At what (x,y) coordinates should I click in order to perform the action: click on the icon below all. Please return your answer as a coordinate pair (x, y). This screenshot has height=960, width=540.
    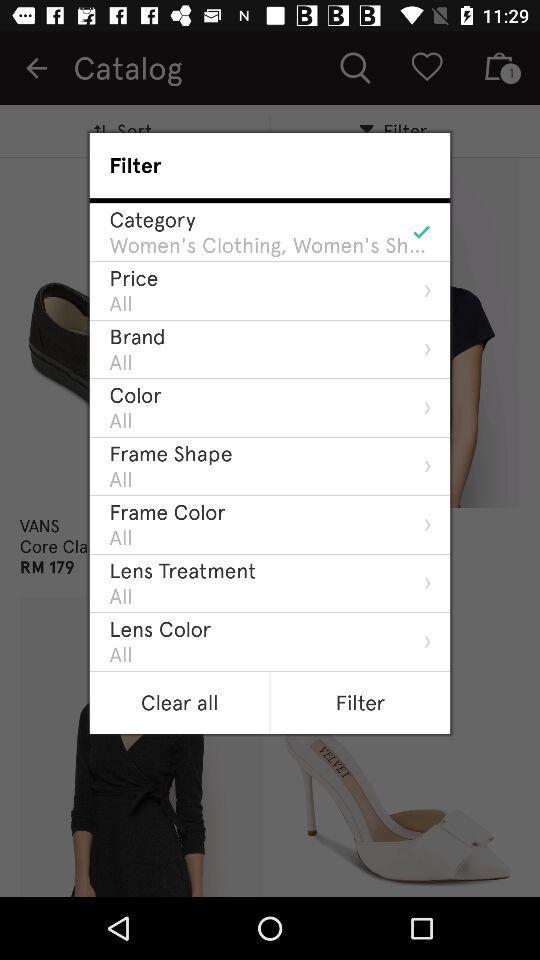
    Looking at the image, I should click on (166, 511).